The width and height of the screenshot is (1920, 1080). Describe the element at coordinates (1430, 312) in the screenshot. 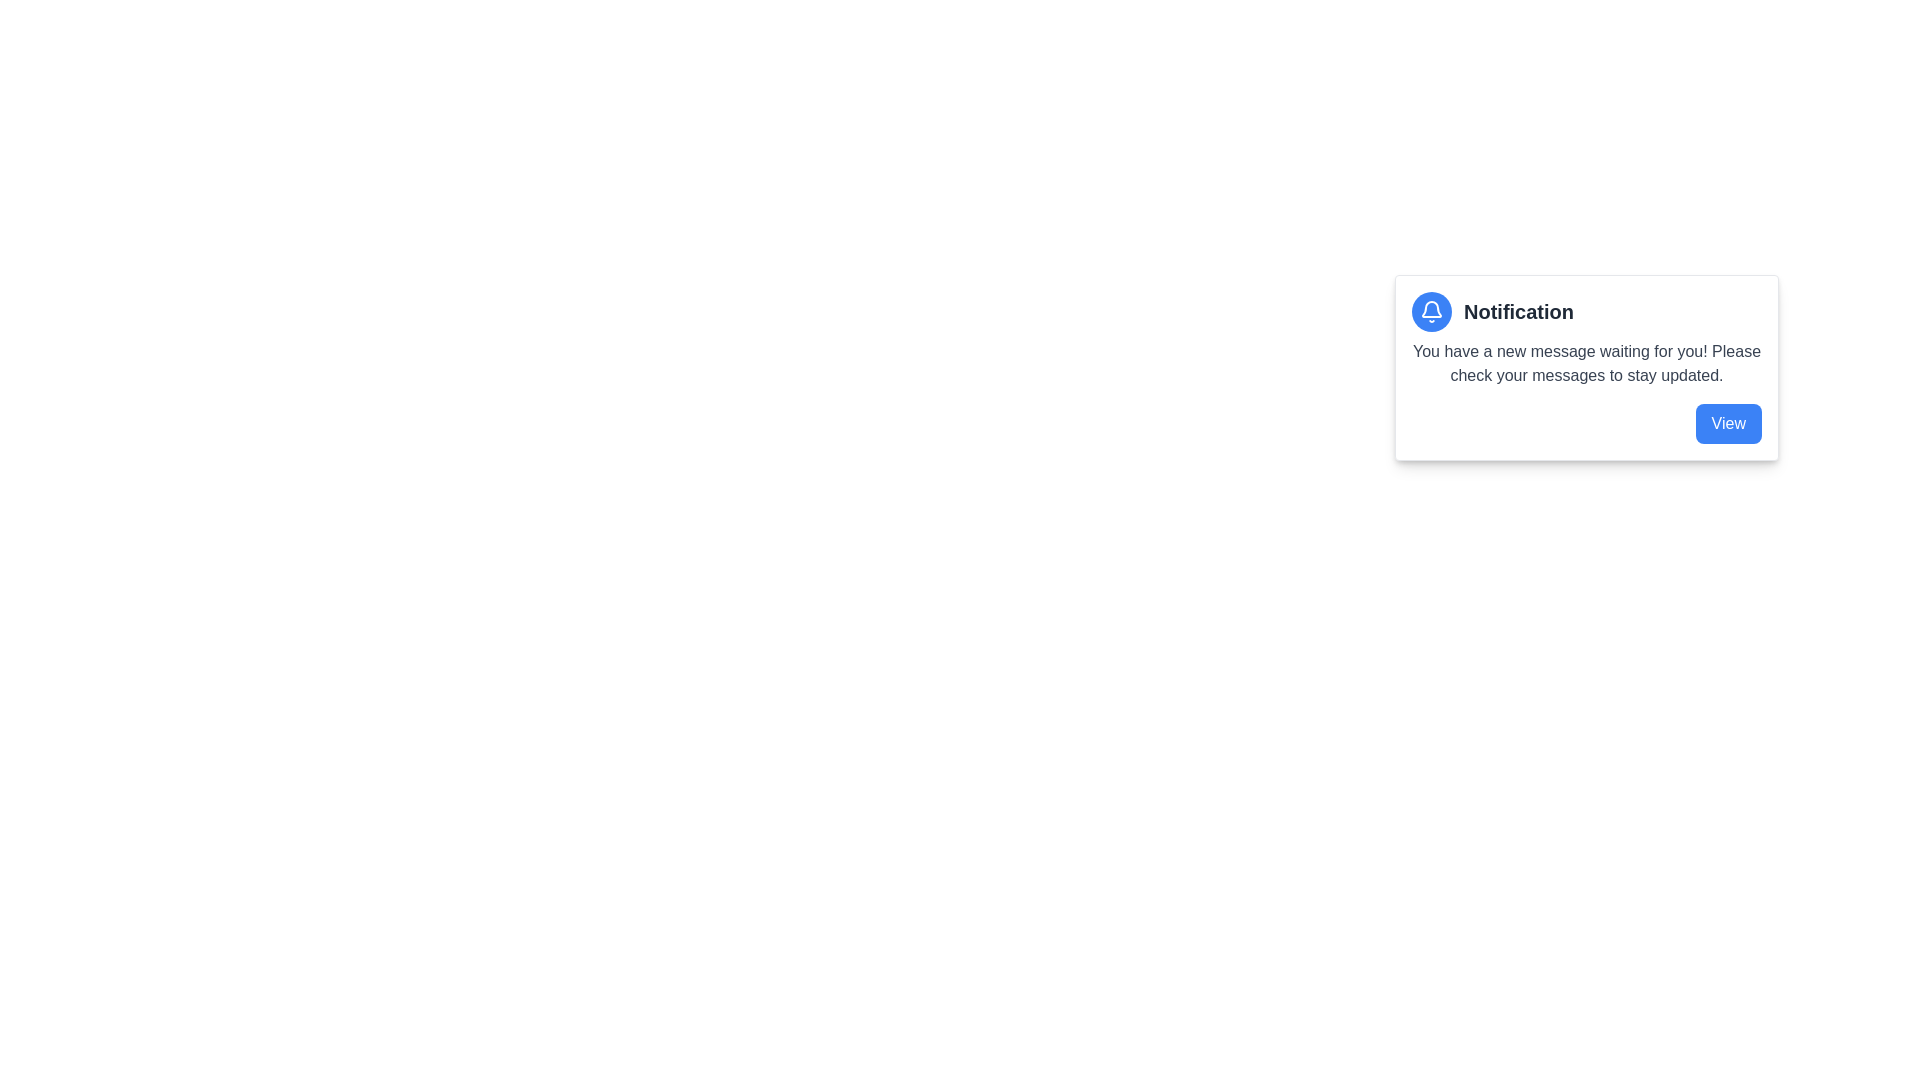

I see `the circular blue notification icon with a white bell symbol located at the leftmost part of the notification bar` at that location.